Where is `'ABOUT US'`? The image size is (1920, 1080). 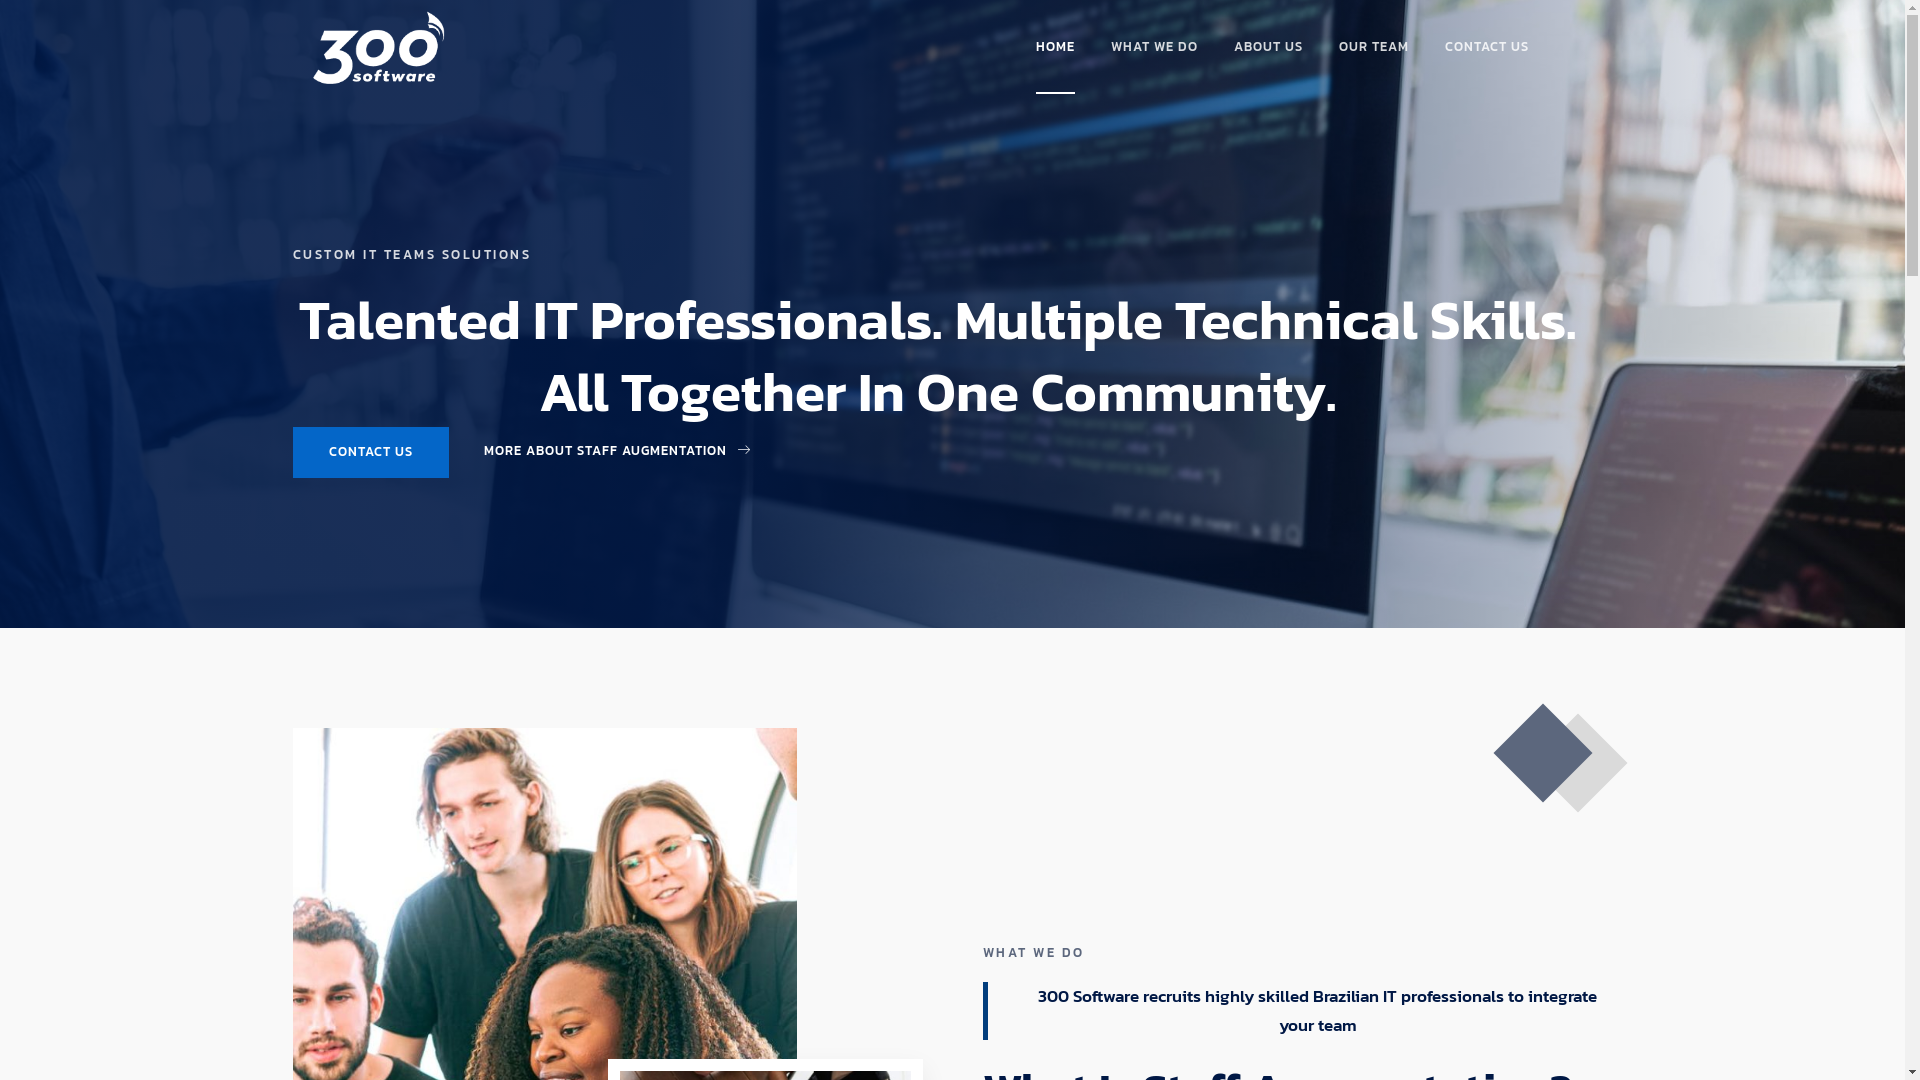
'ABOUT US' is located at coordinates (1267, 48).